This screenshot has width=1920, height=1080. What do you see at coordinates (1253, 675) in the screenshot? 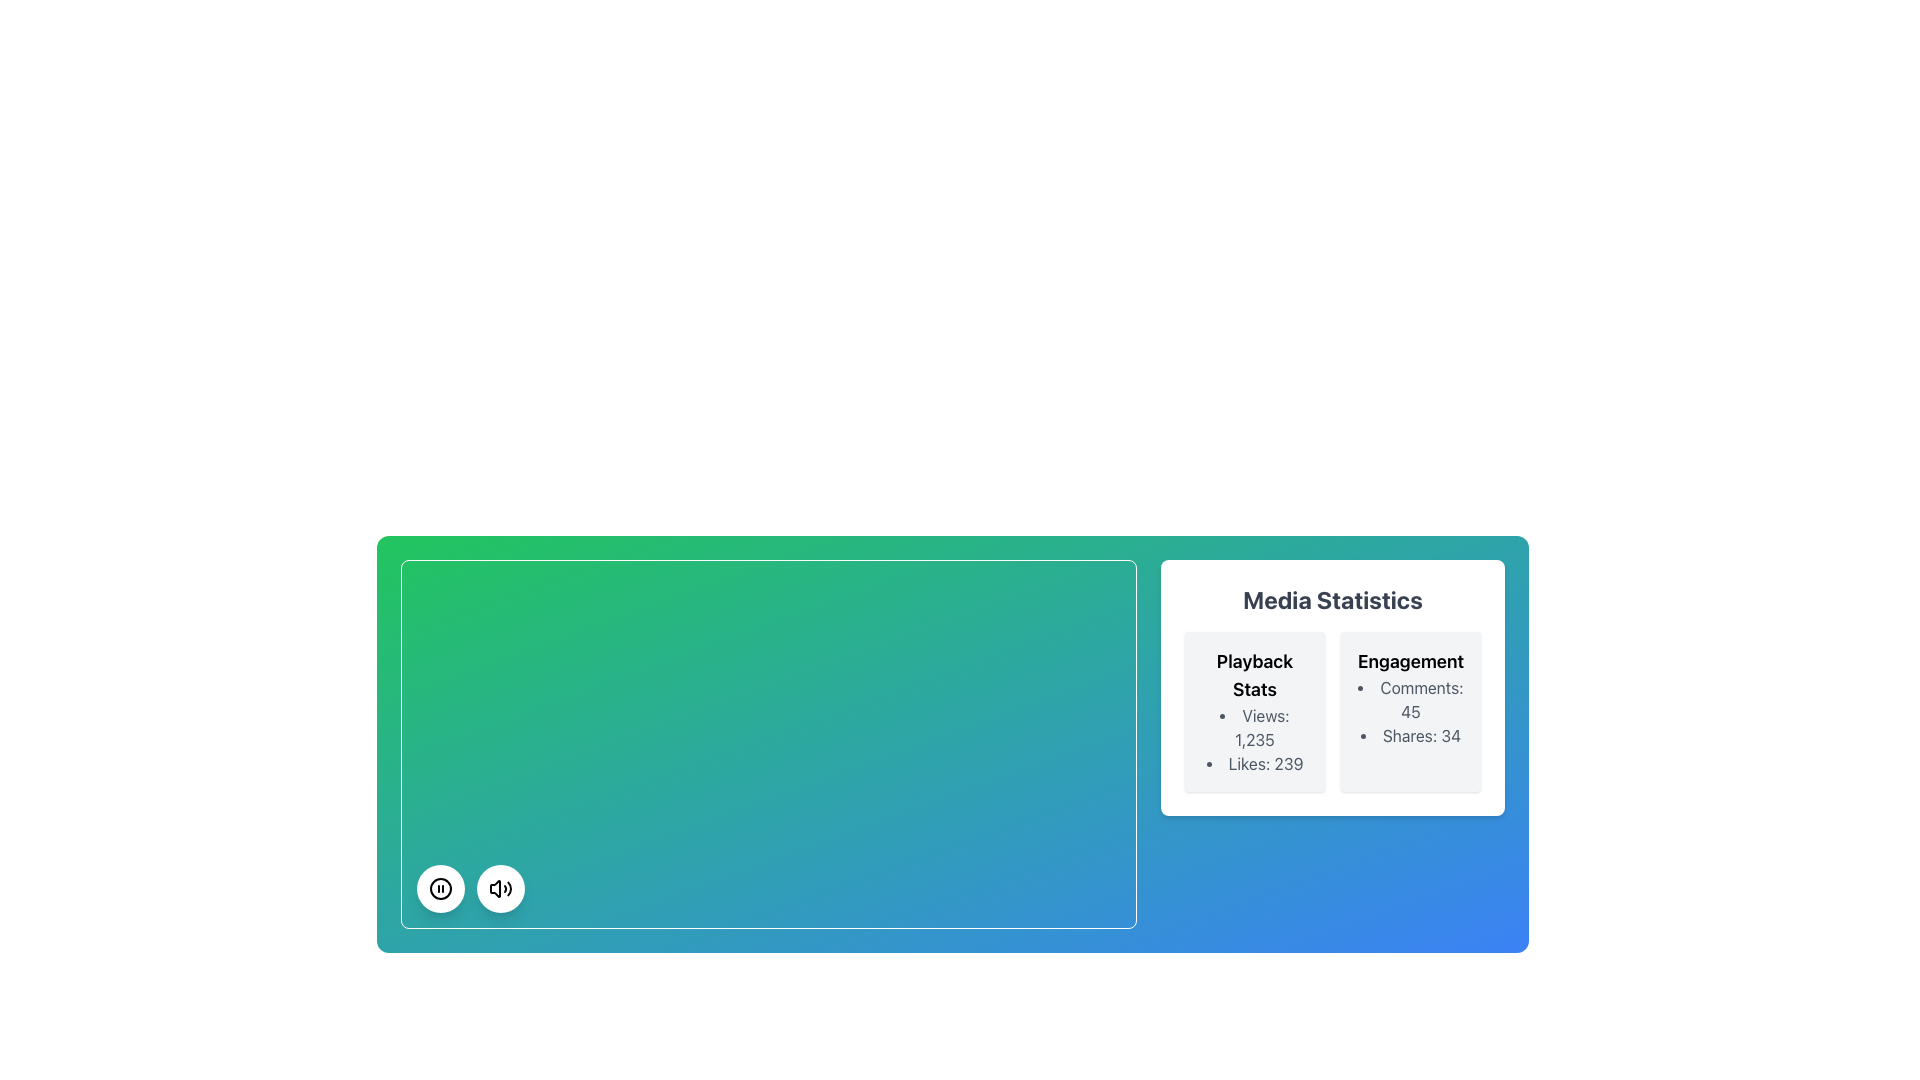
I see `the heading text that labels the section of the card displaying playback statistics, located within a light gray box with rounded corners in the 'Media Statistics' panel` at bounding box center [1253, 675].